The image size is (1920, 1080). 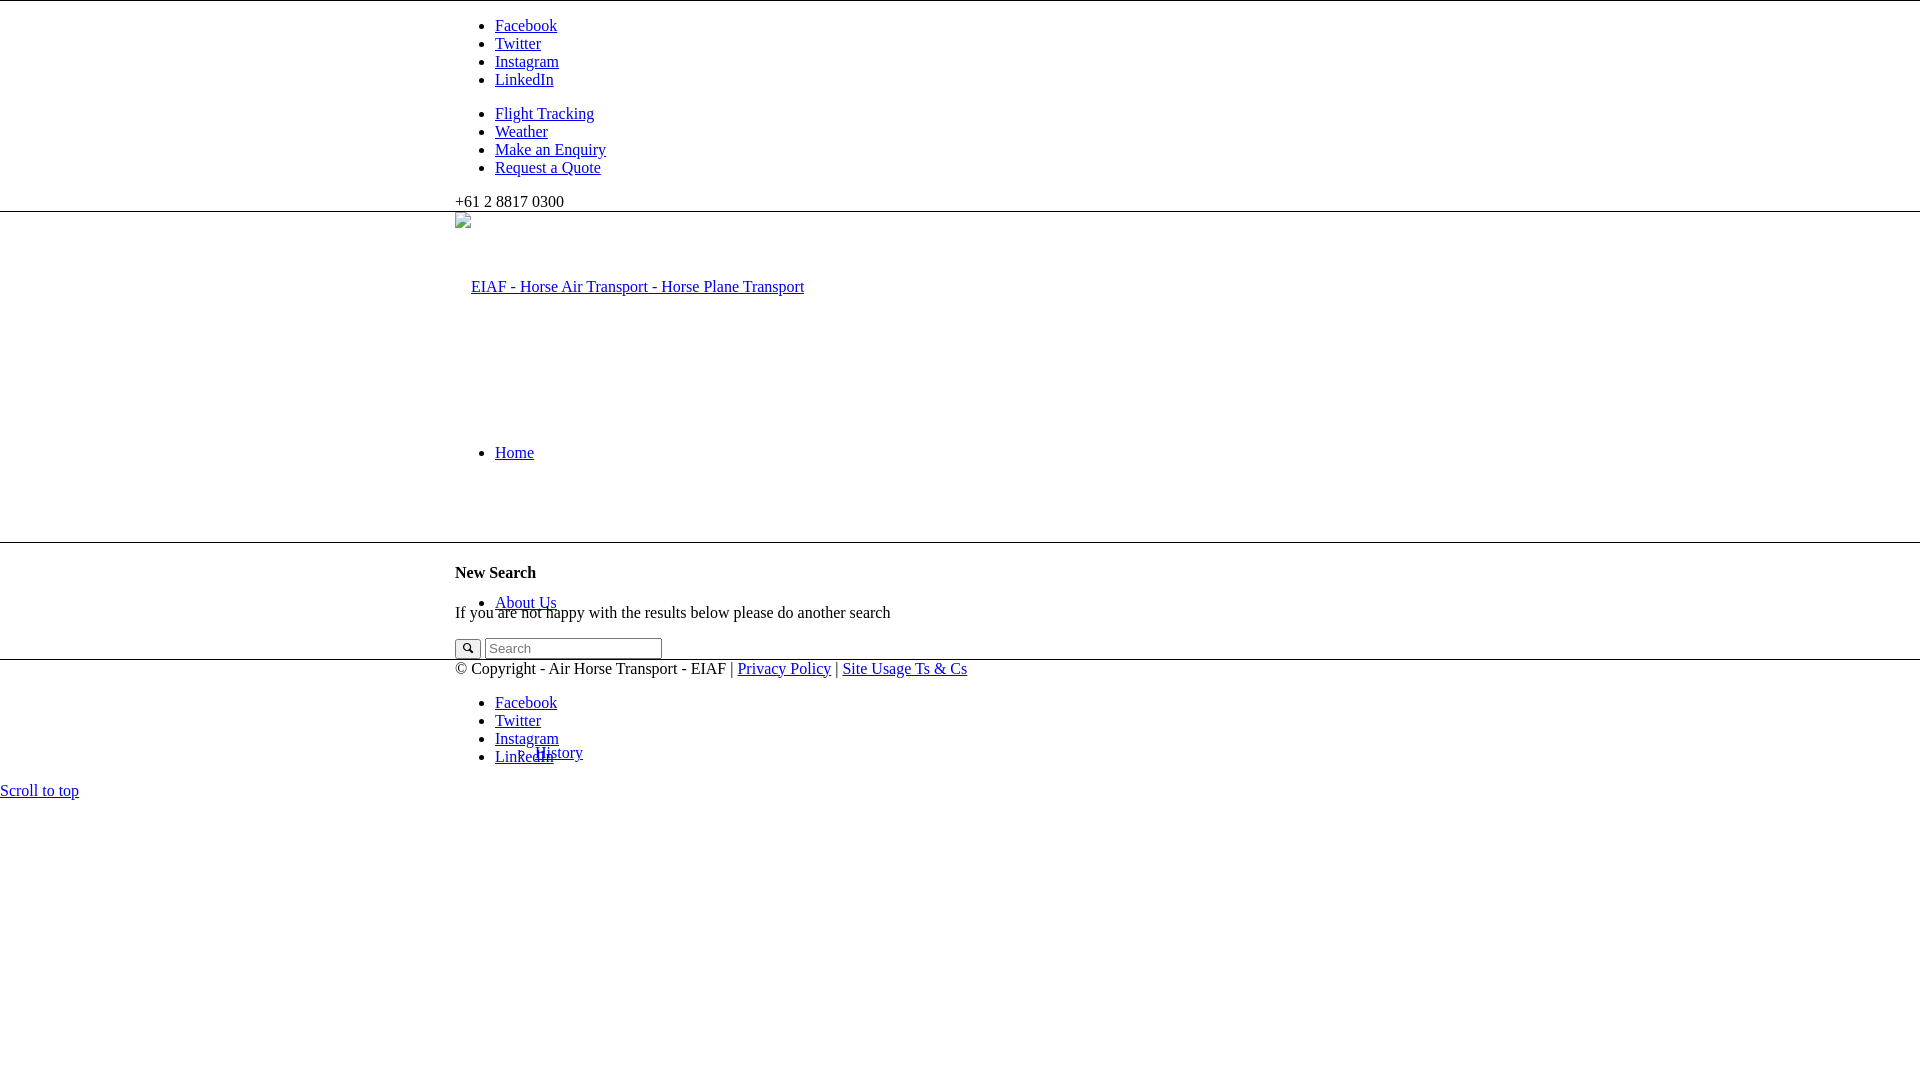 I want to click on 'Privacy Policy', so click(x=736, y=668).